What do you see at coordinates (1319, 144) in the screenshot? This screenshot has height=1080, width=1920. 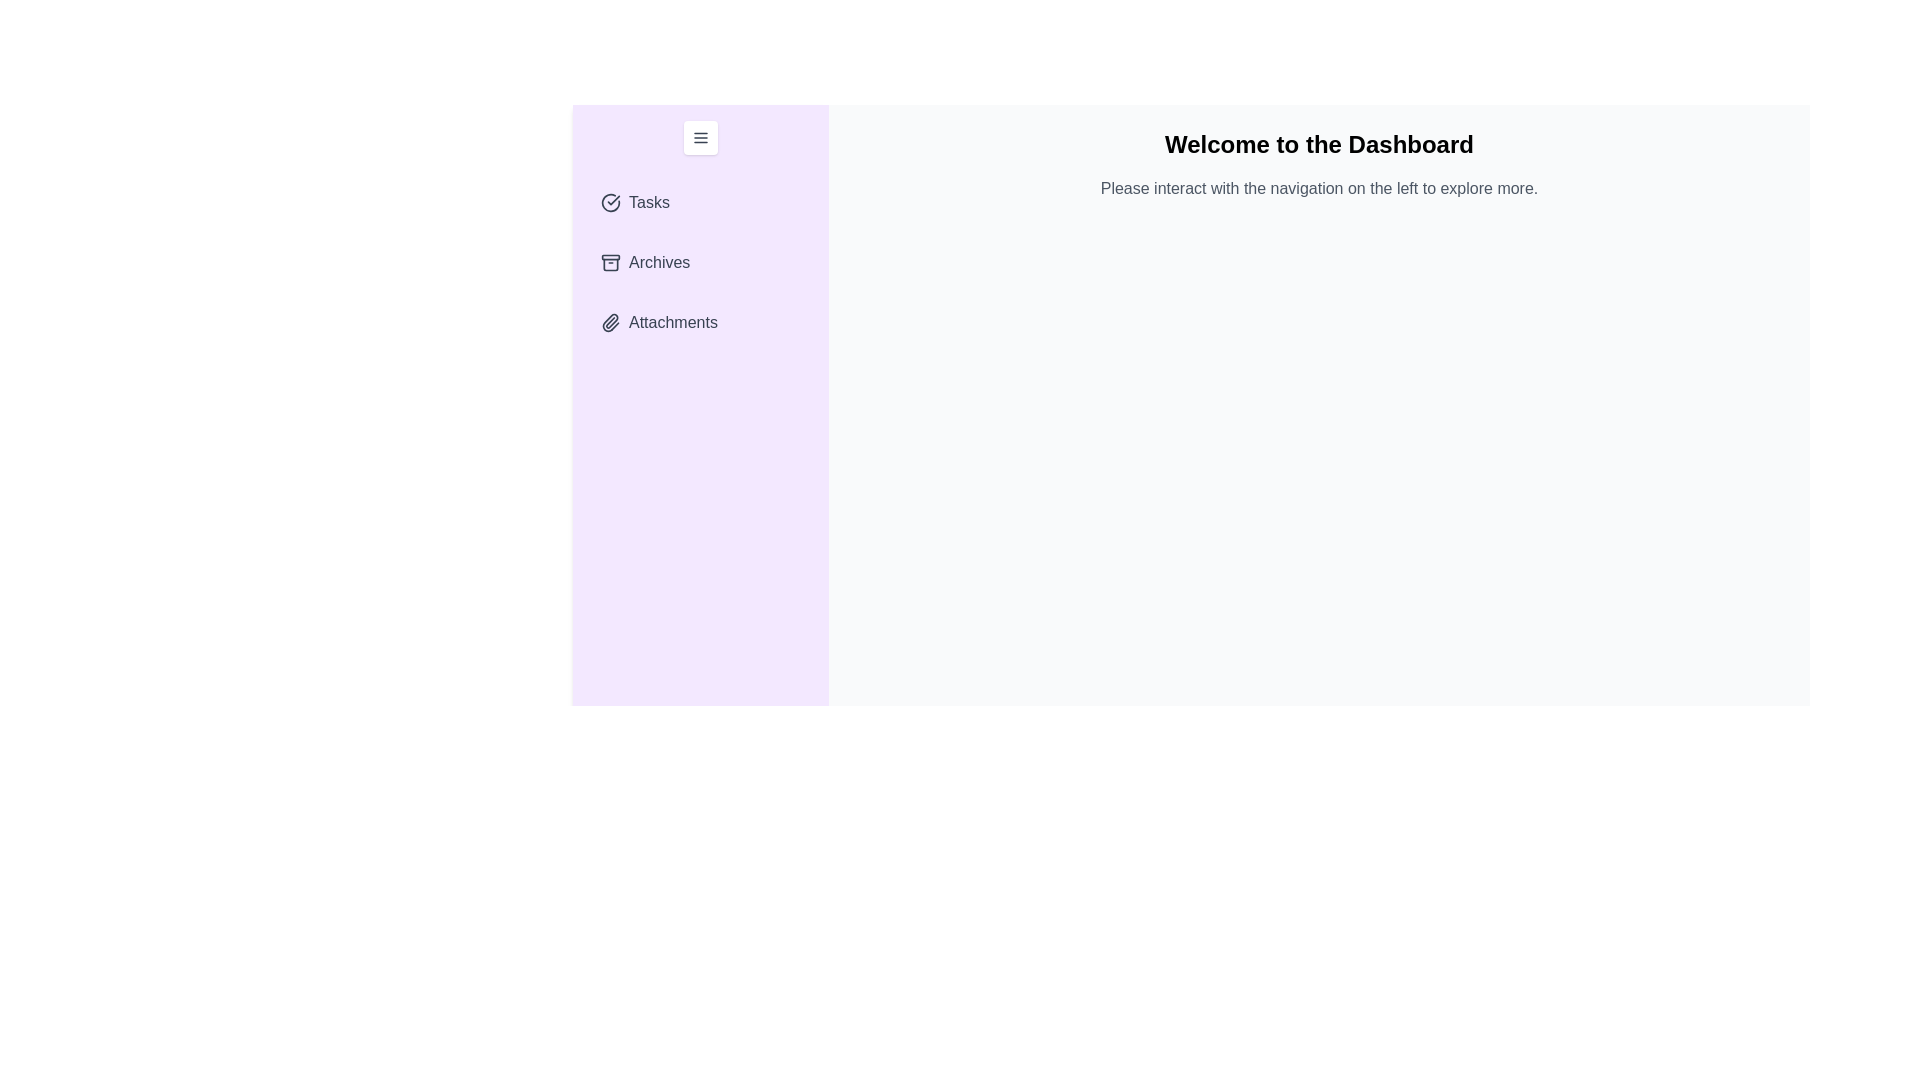 I see `the header text 'Welcome to the Dashboard' to select or focus on it` at bounding box center [1319, 144].